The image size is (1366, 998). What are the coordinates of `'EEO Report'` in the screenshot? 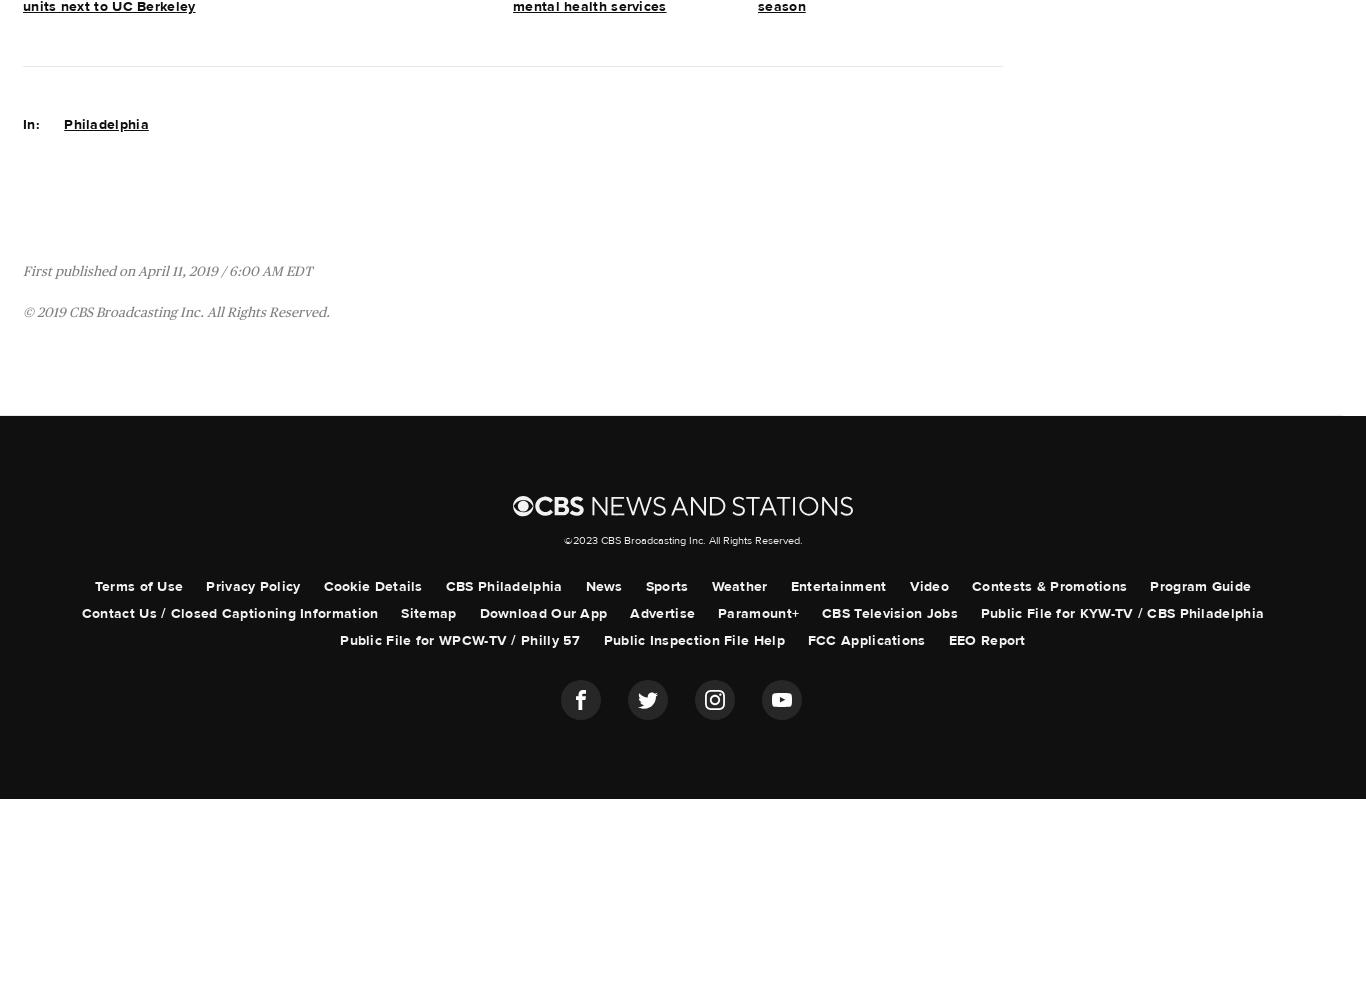 It's located at (986, 641).